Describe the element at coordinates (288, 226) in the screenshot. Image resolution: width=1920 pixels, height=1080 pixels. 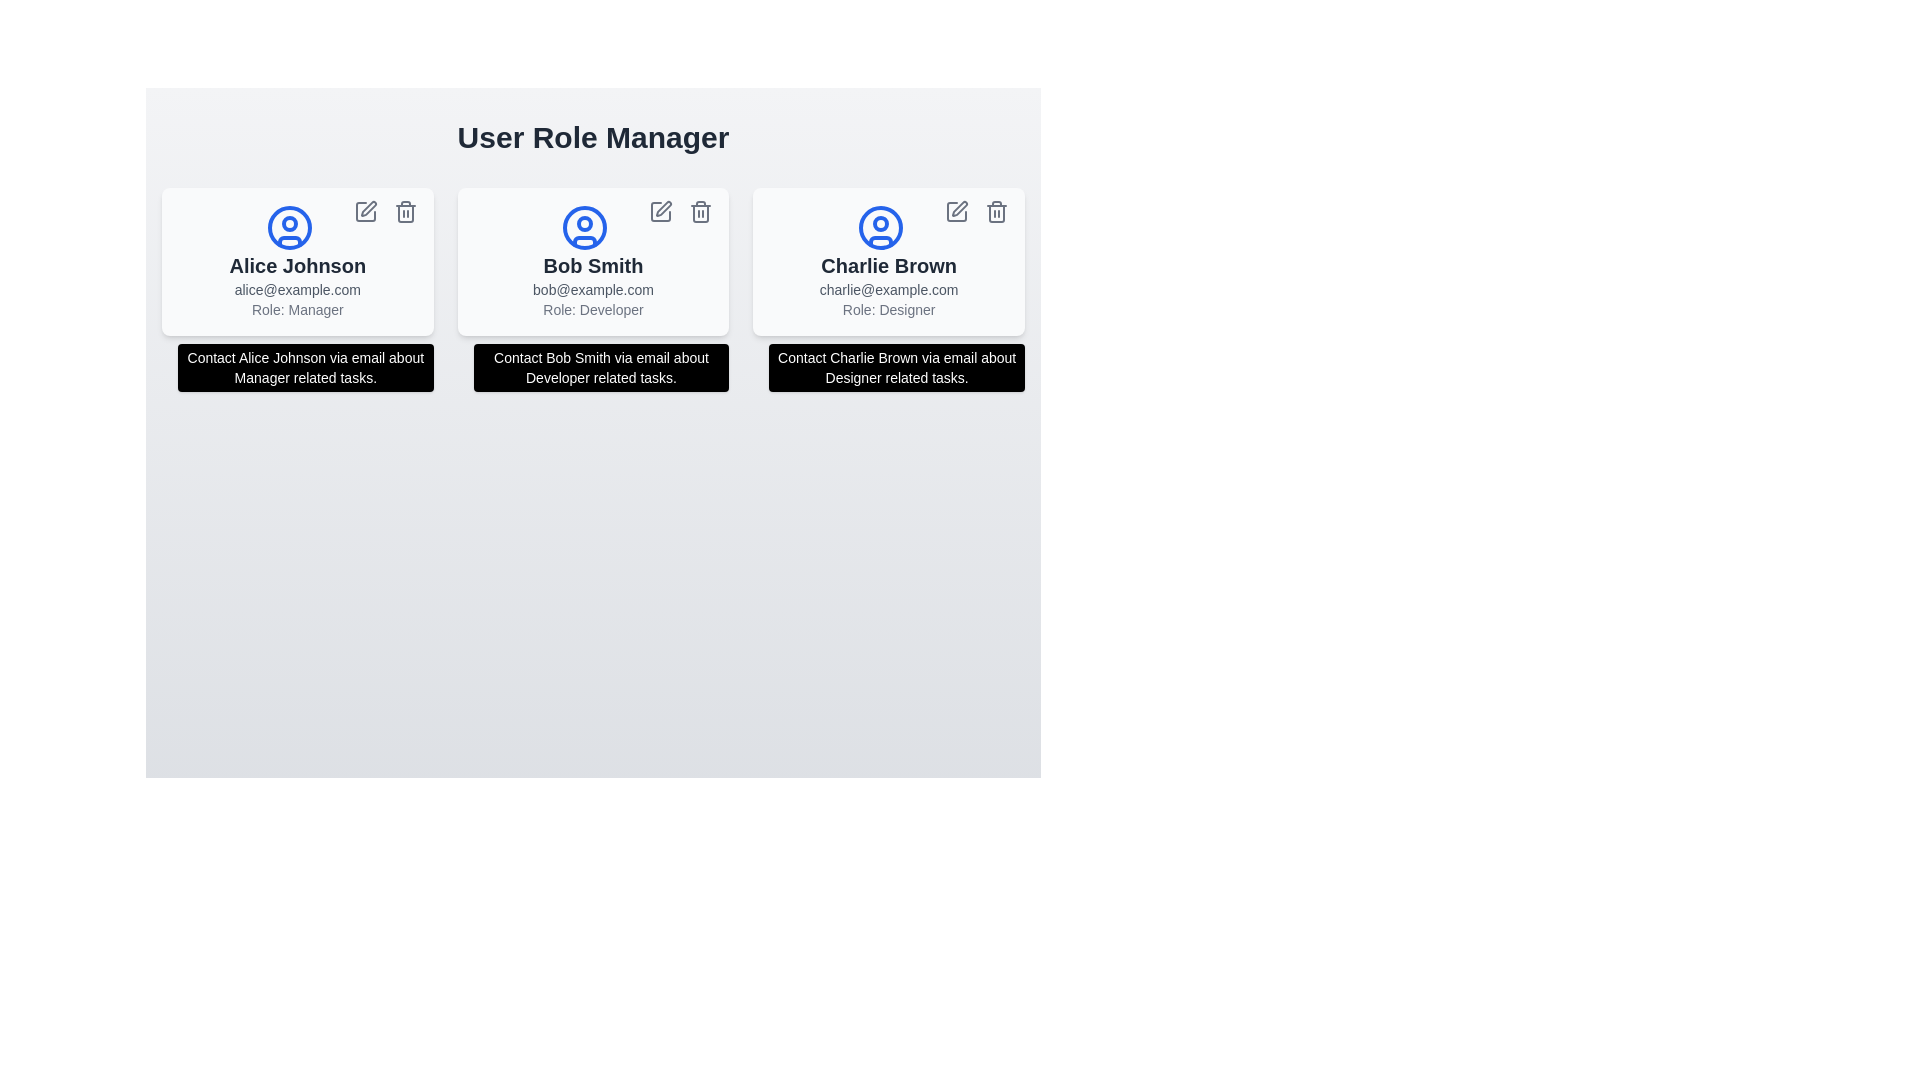
I see `the user profile icon for 'Alice Johnson' located at the top-left corner of the card, which is horizontally centered in the upper section` at that location.